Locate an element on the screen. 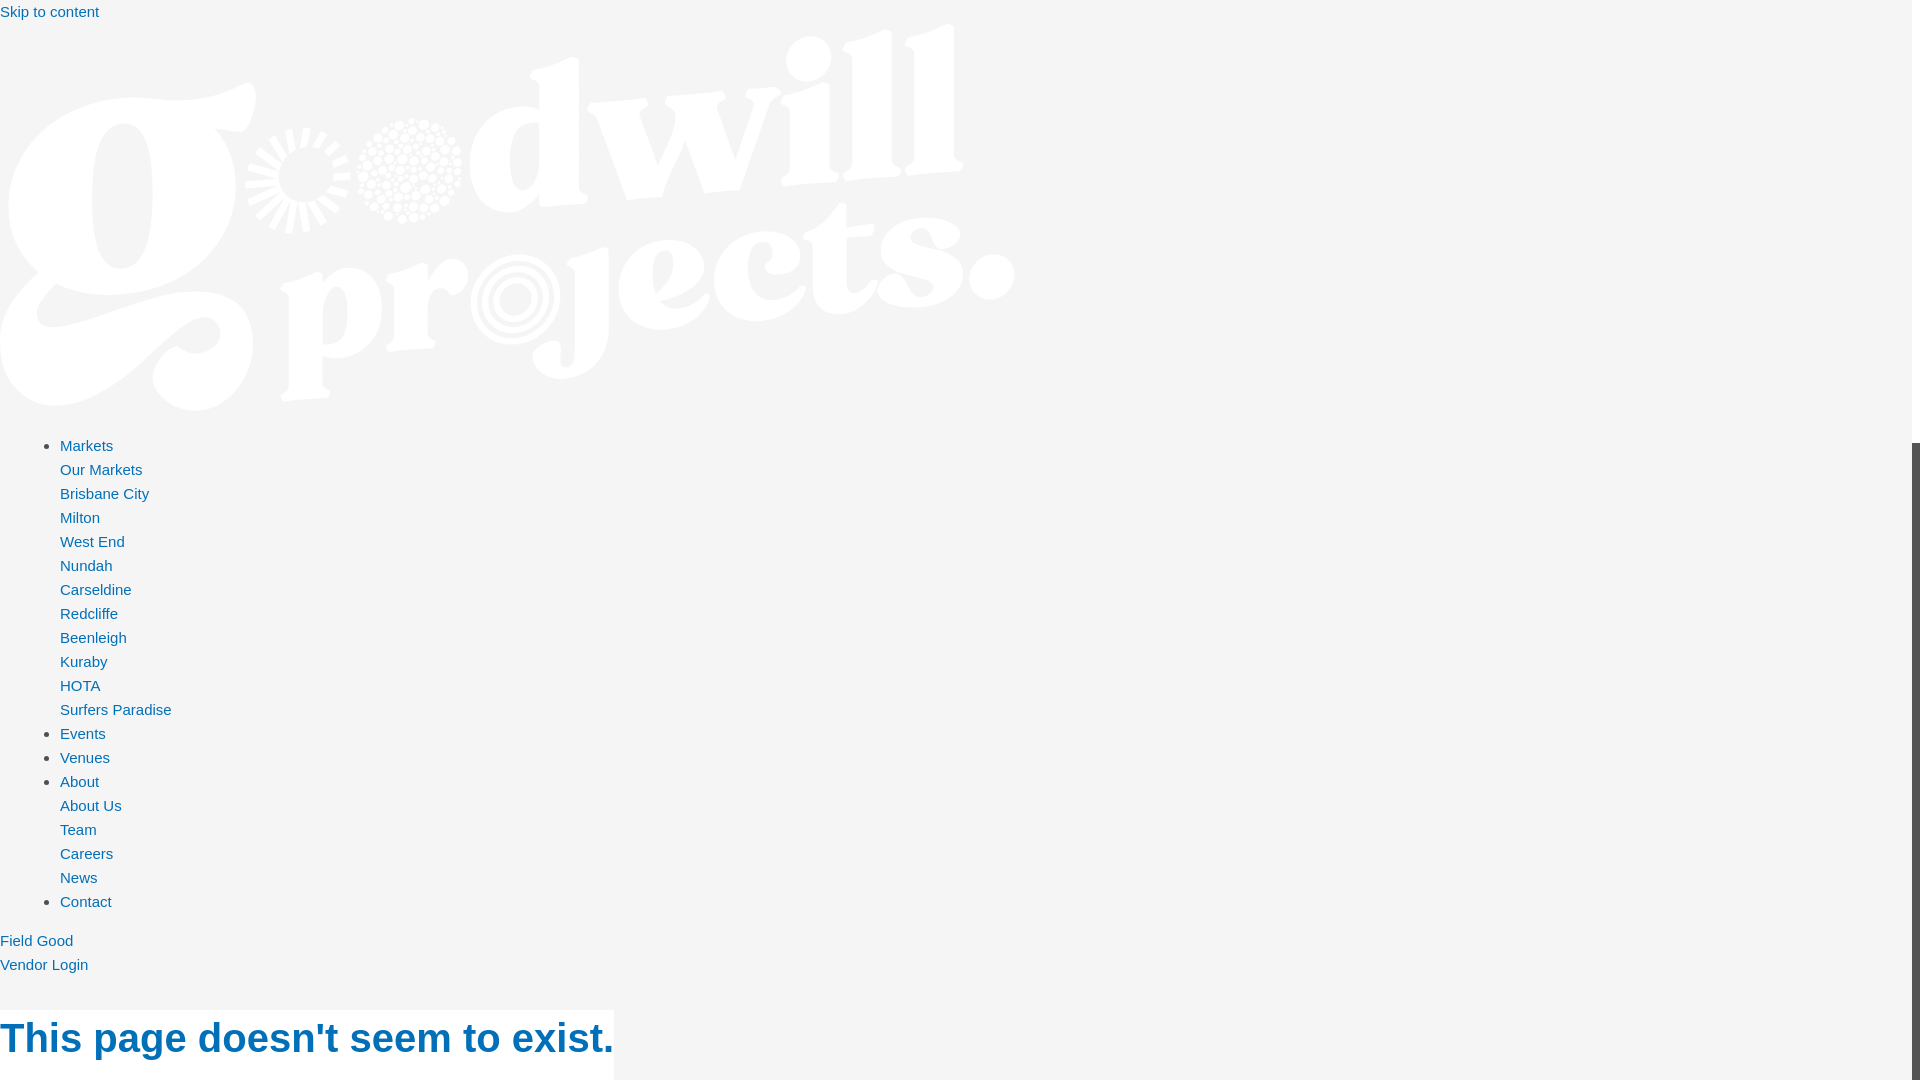 The image size is (1920, 1080). 'Vendor Login' is located at coordinates (43, 963).